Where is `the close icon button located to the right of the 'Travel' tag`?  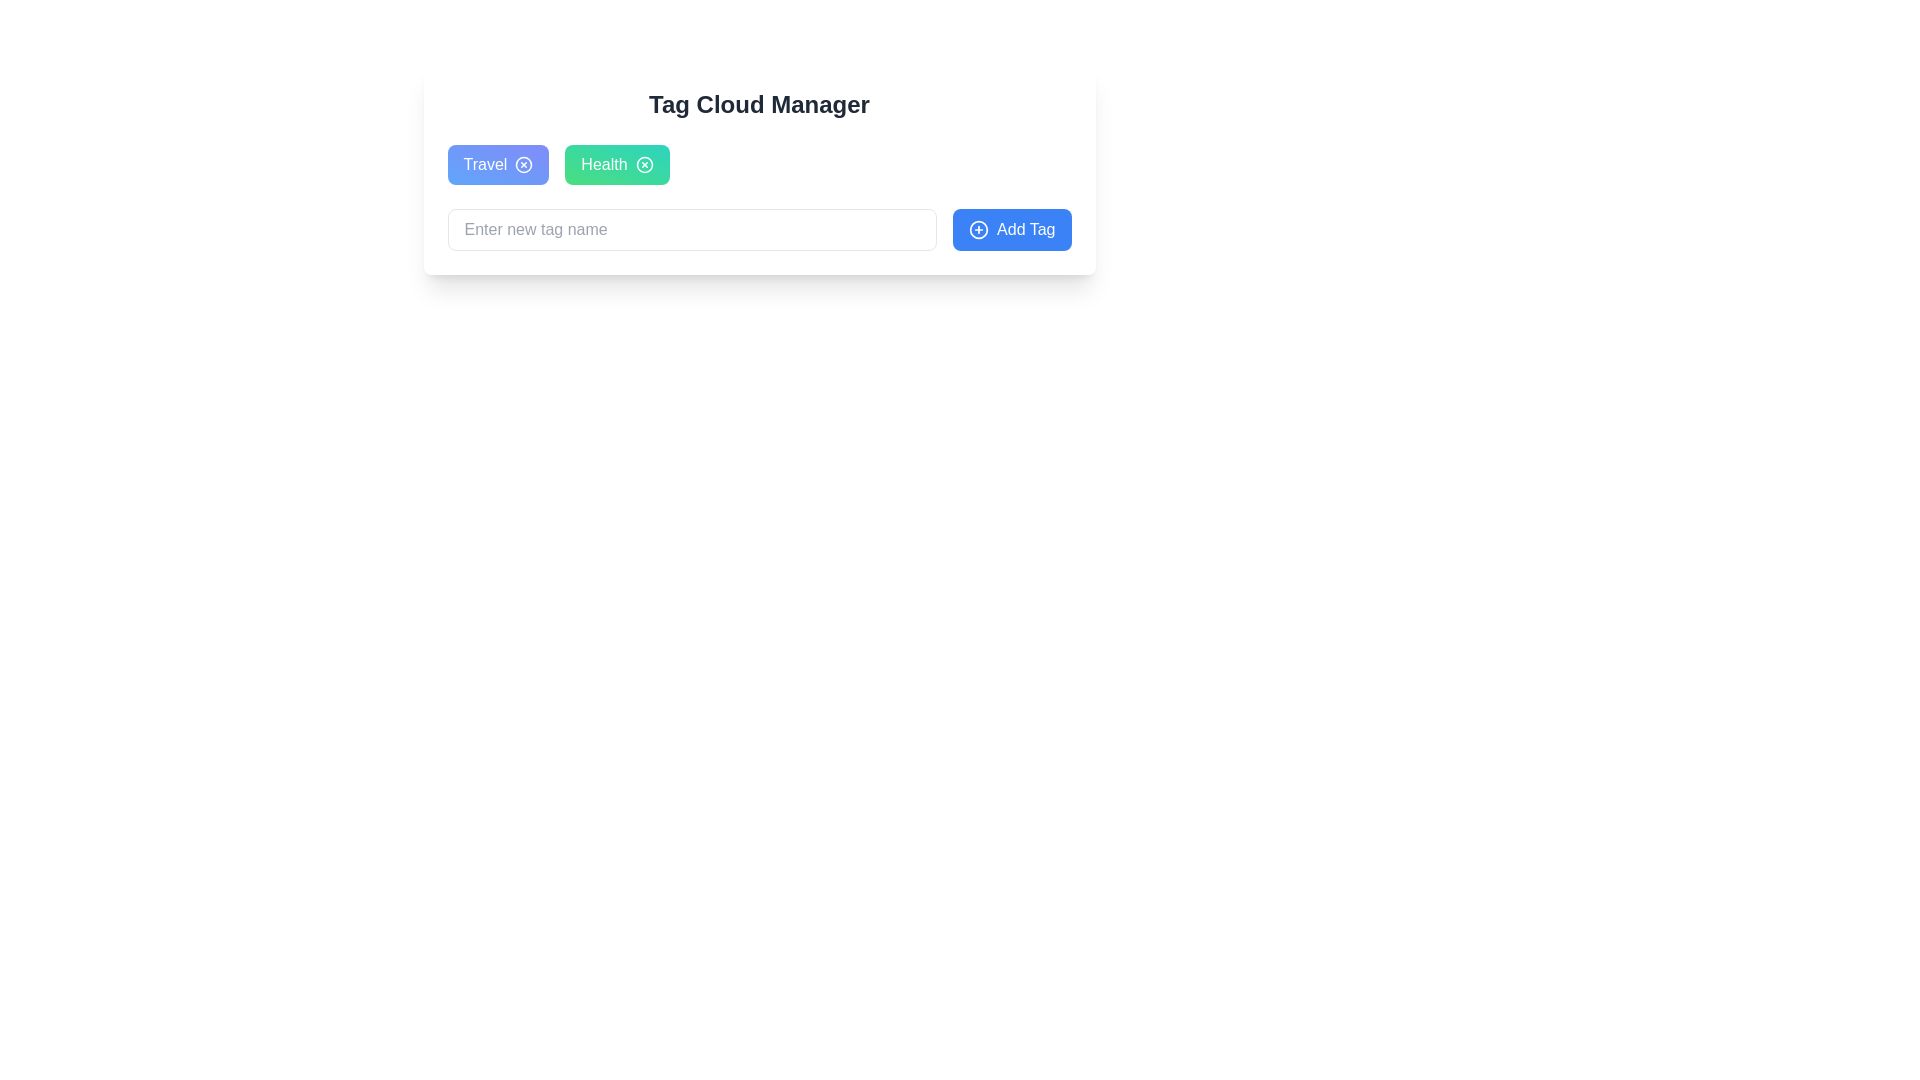
the close icon button located to the right of the 'Travel' tag is located at coordinates (524, 164).